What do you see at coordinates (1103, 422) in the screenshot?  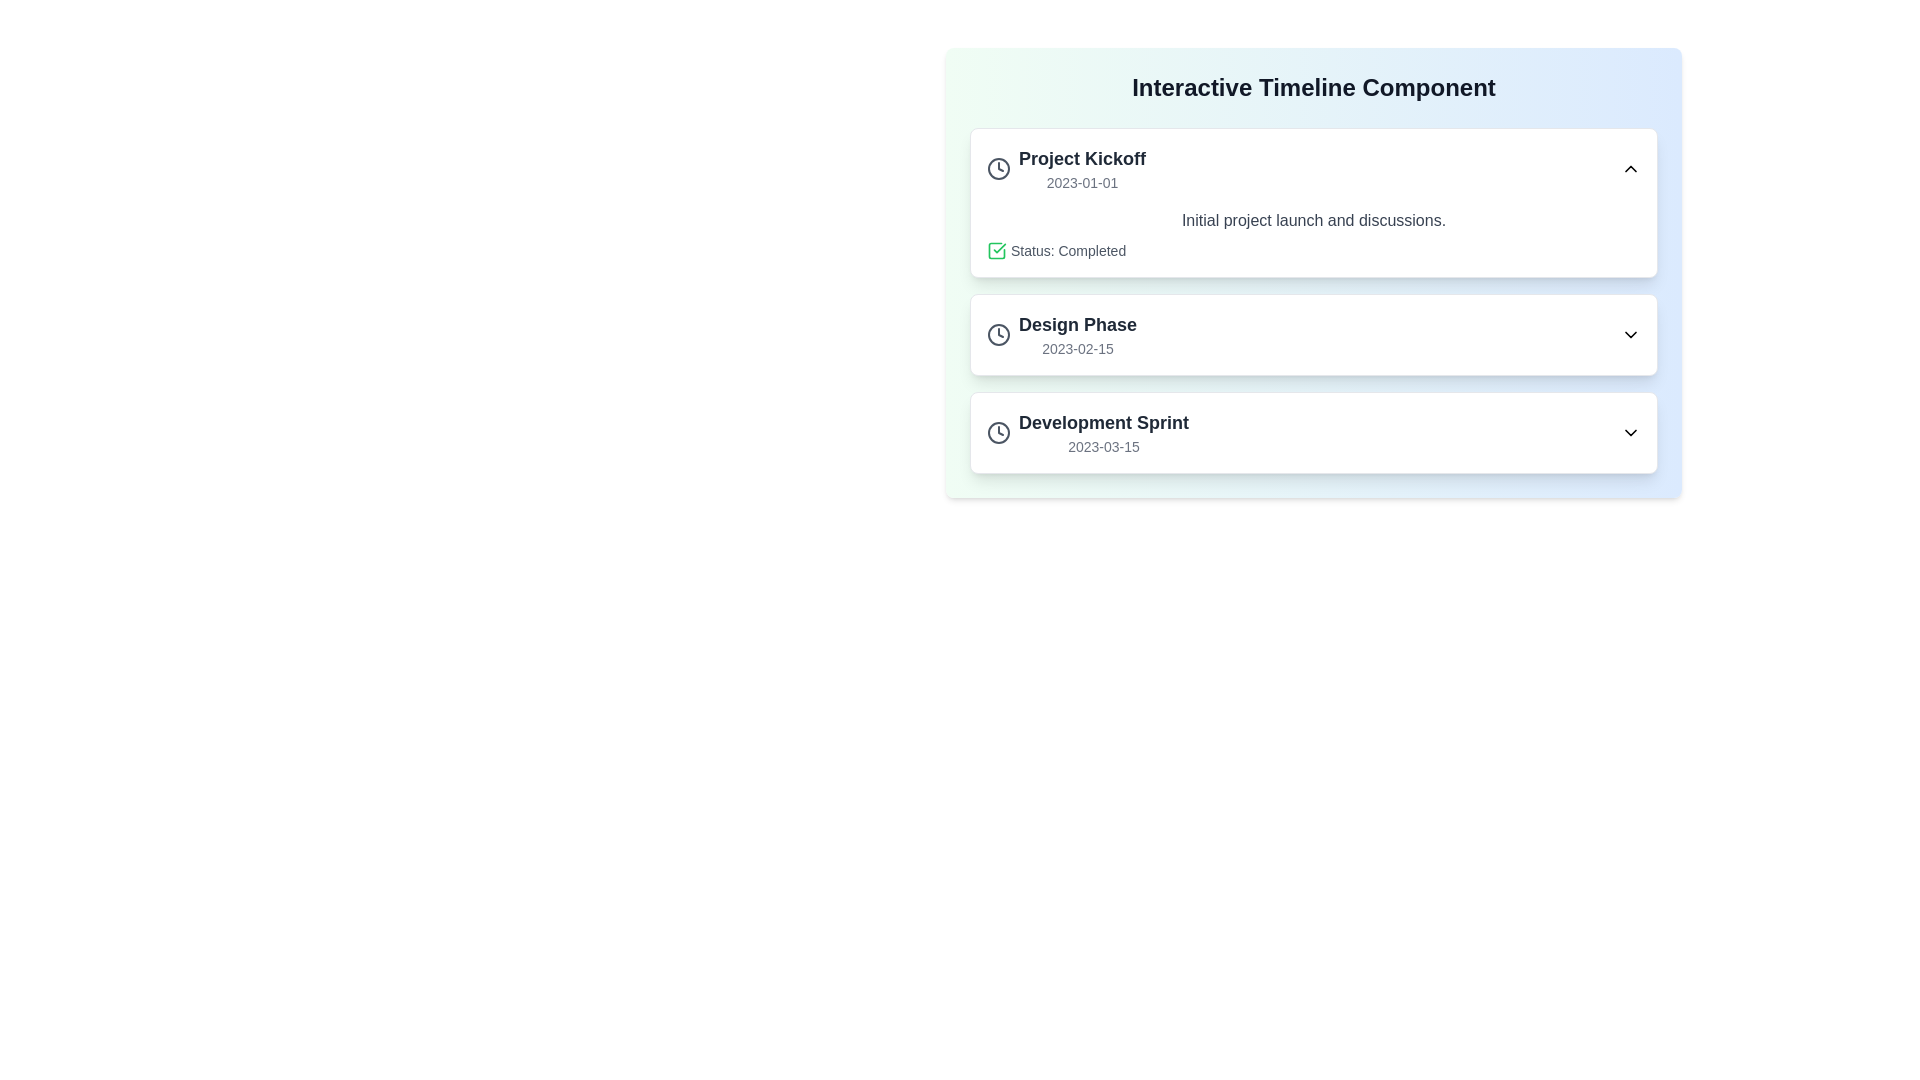 I see `the title text of the third timeline entry labeled 'Development Sprint', which is positioned above the date '2023-03-15'` at bounding box center [1103, 422].